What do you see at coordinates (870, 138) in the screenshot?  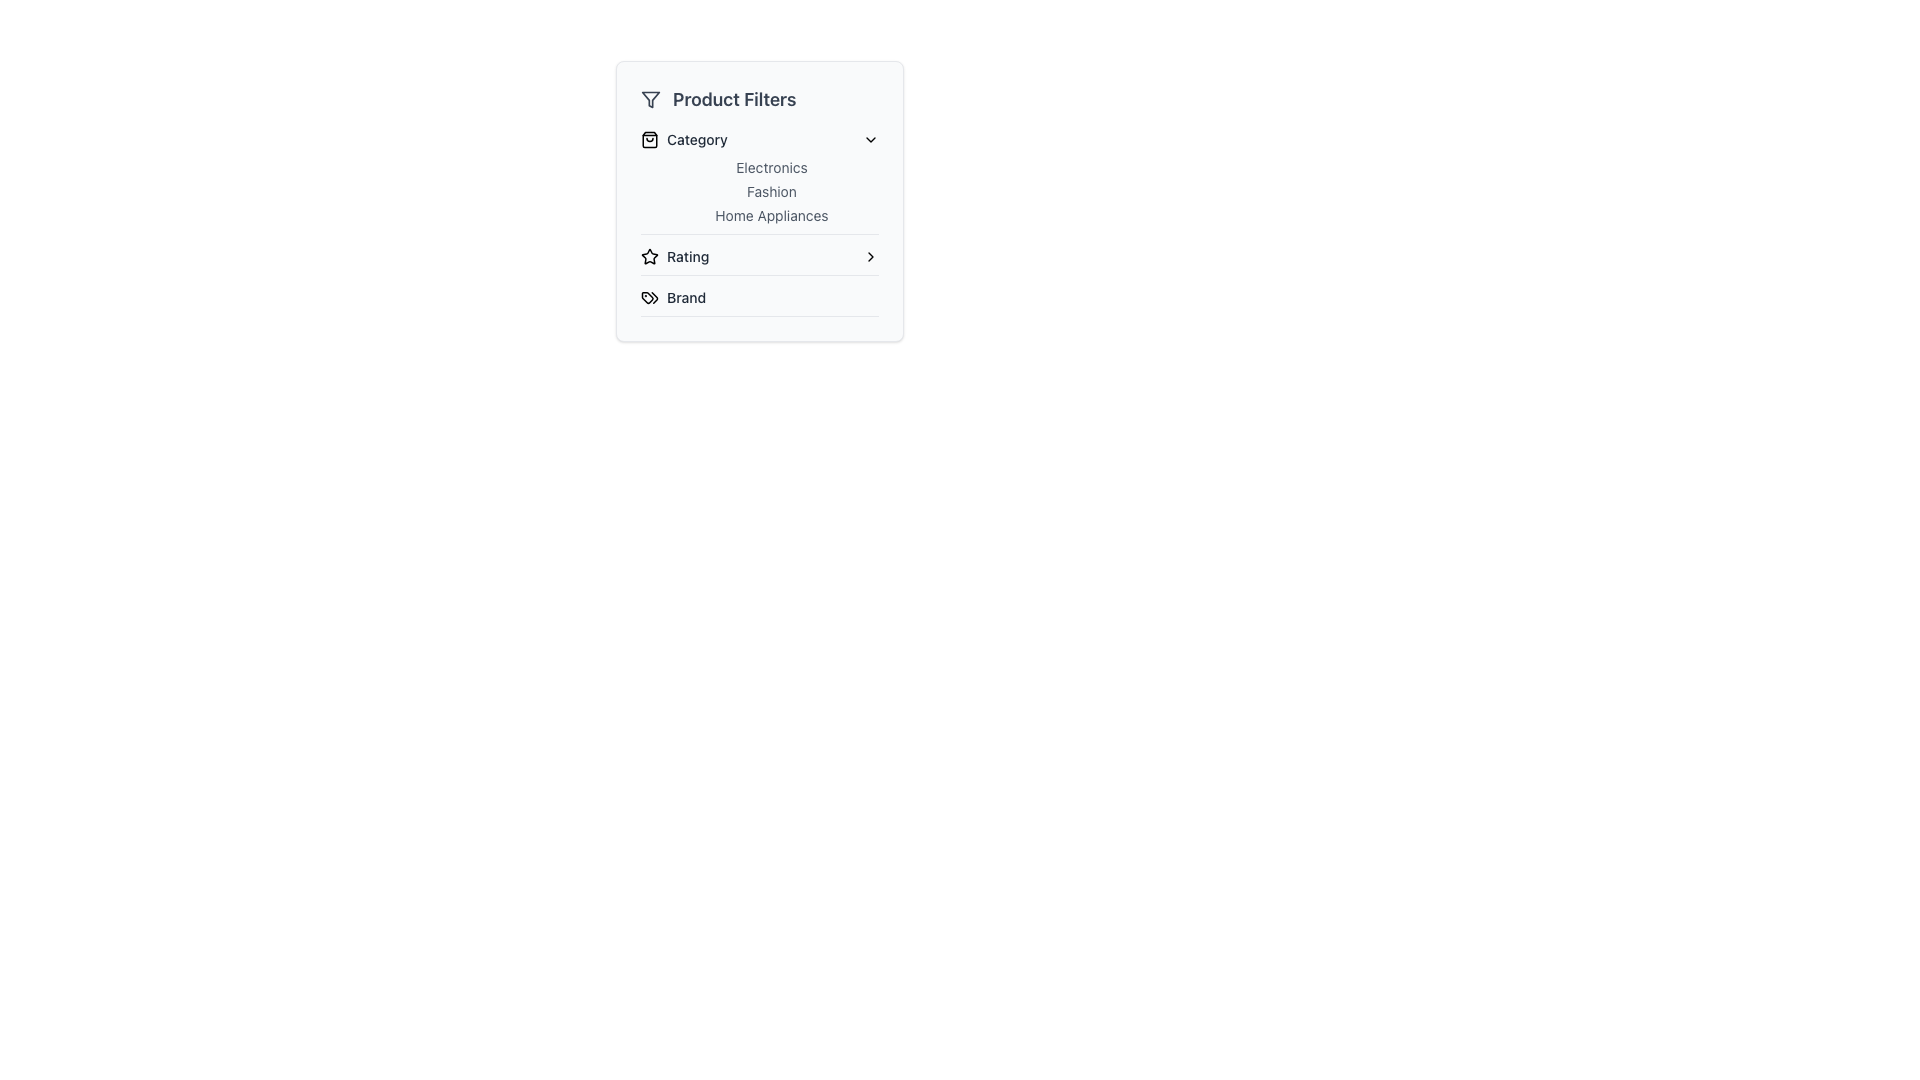 I see `the downwards-pointing chevron icon next to the 'Category' label in the 'Product Filters' section` at bounding box center [870, 138].